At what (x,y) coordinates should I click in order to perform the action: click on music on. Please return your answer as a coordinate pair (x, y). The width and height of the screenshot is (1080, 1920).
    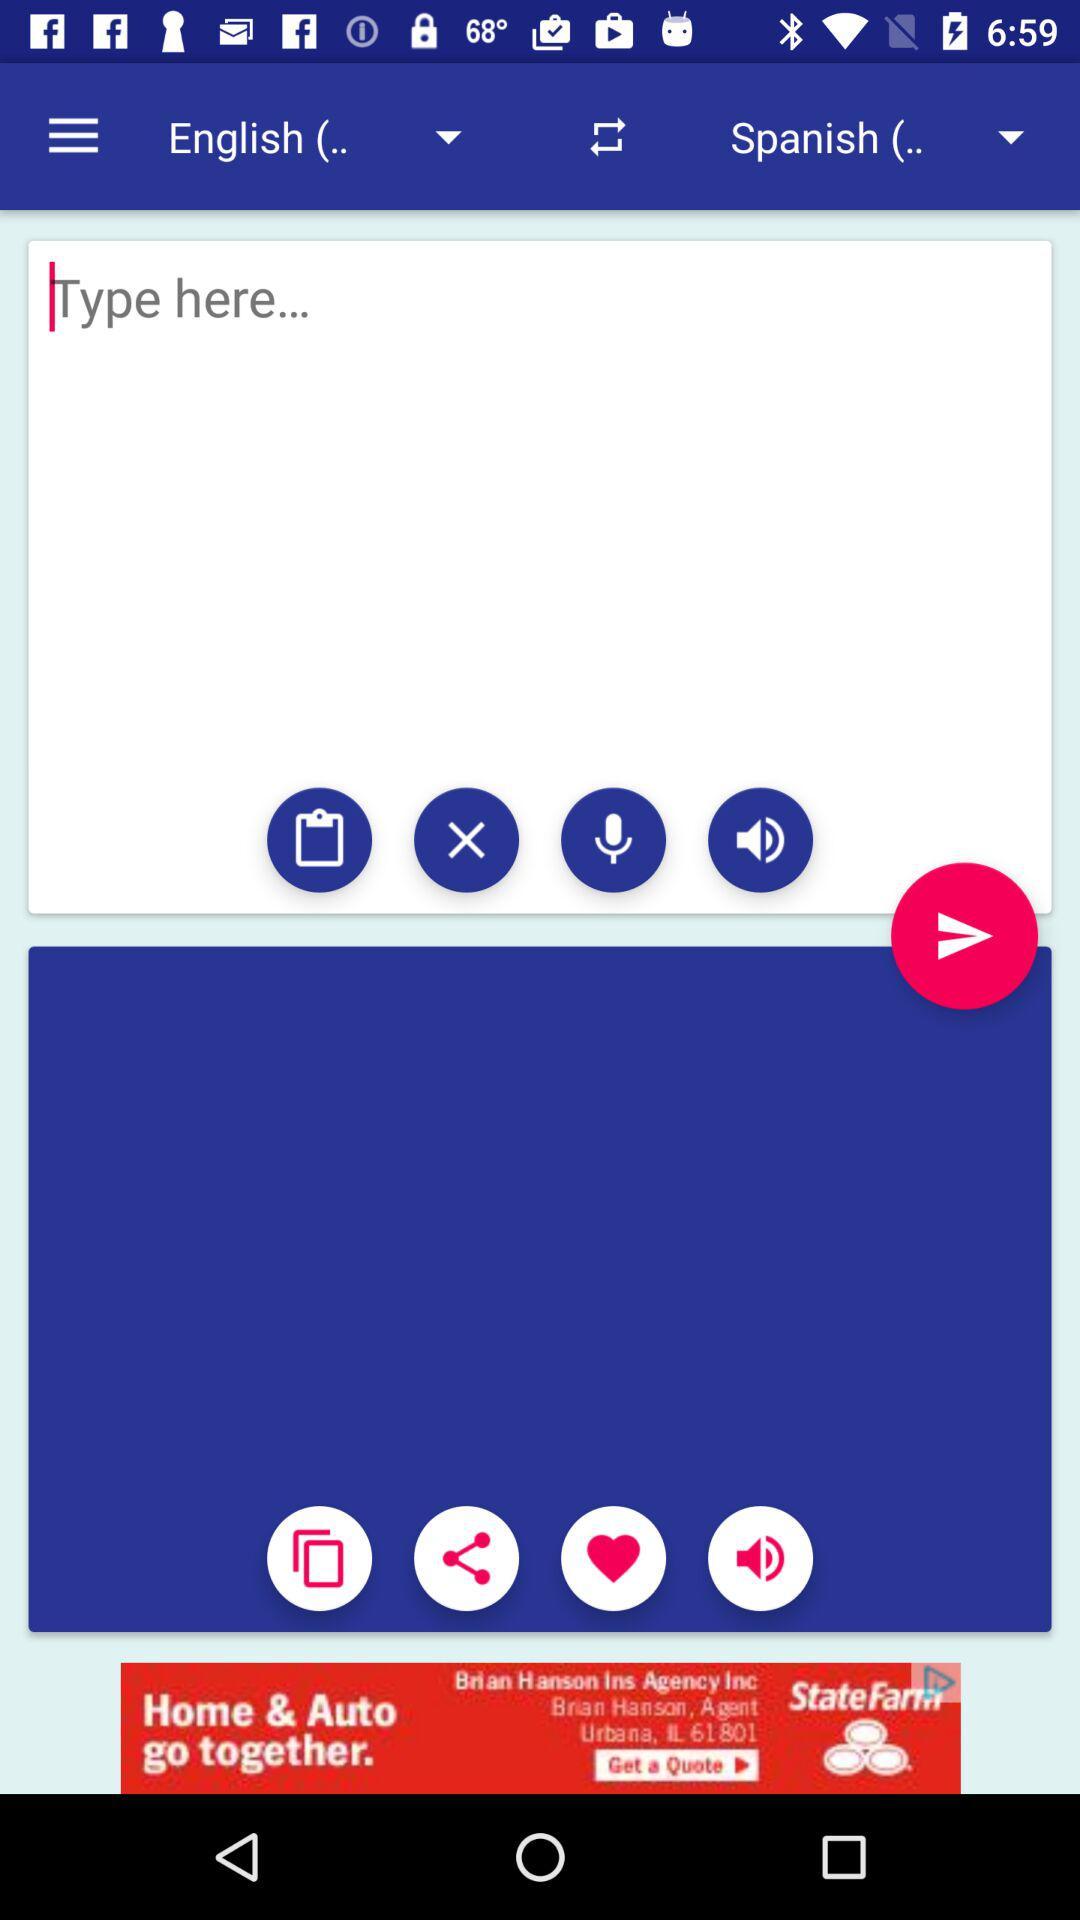
    Looking at the image, I should click on (760, 1557).